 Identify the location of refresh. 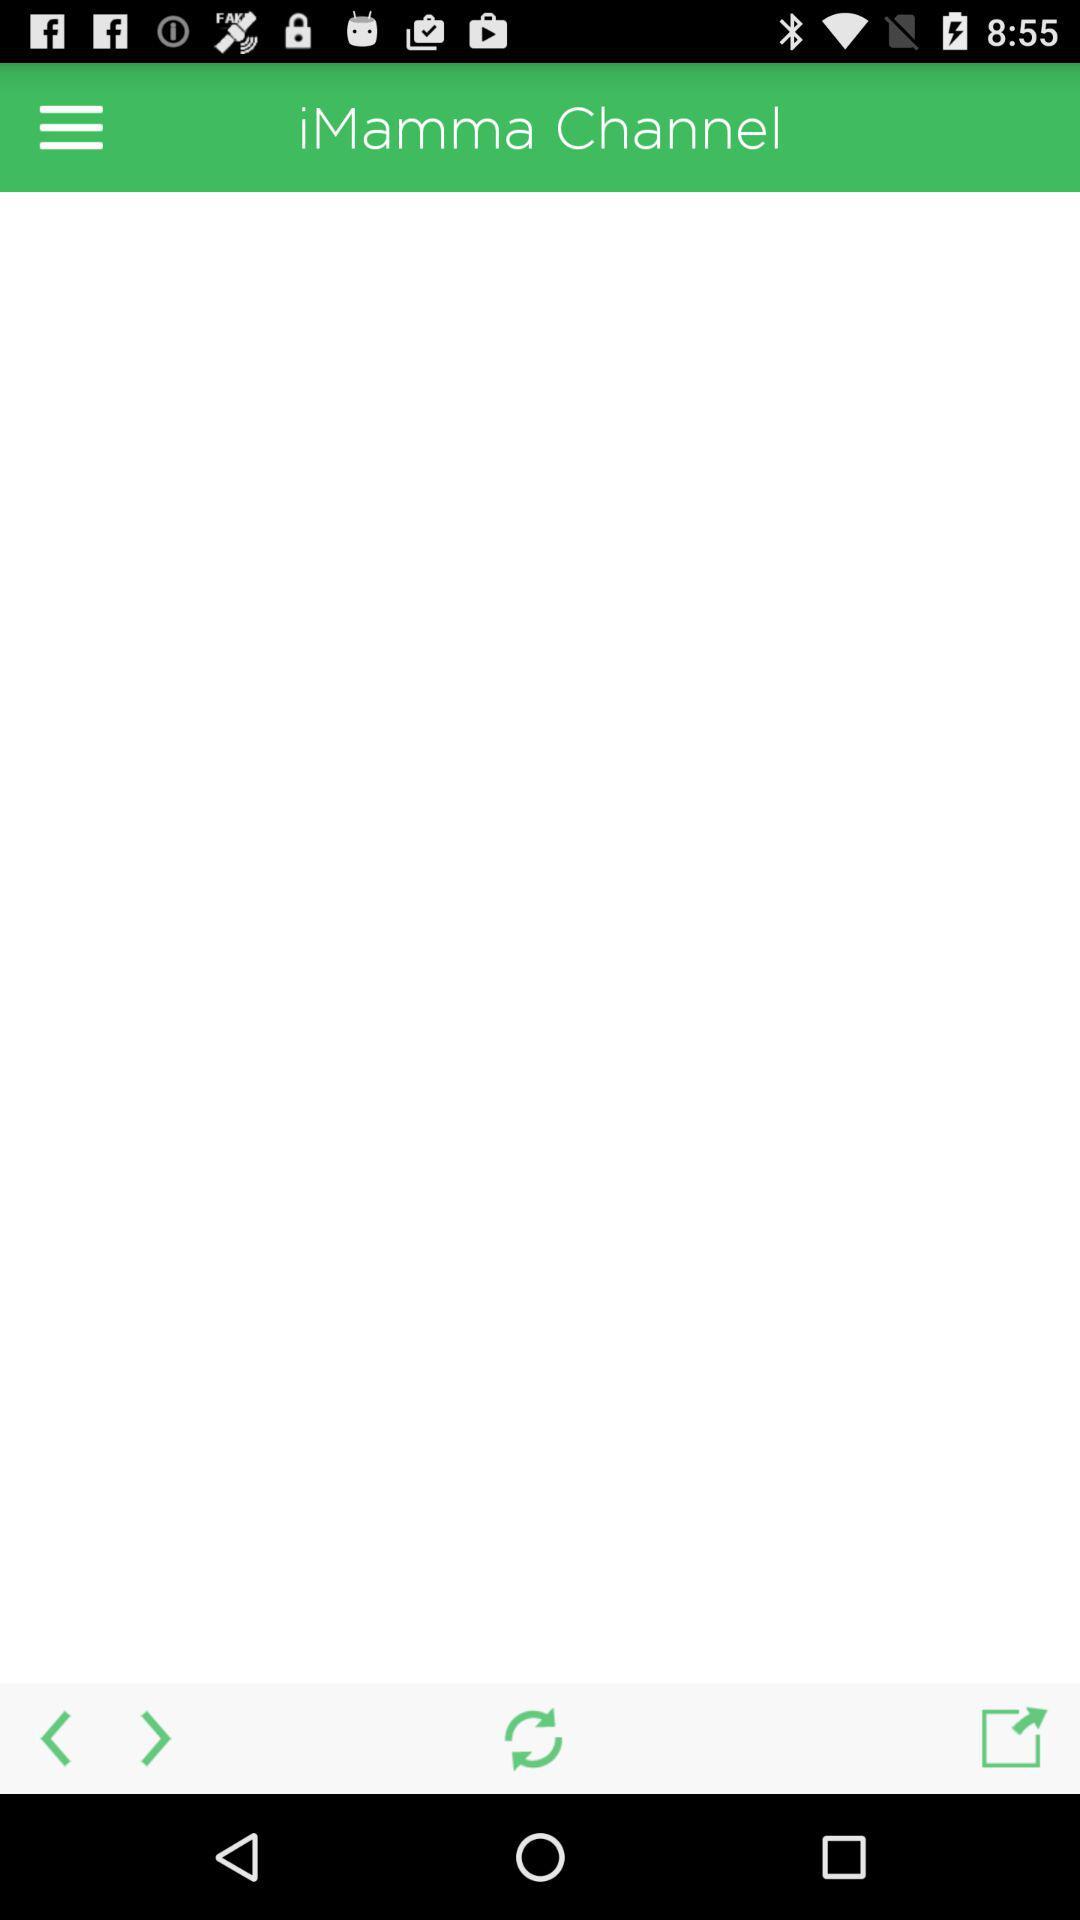
(532, 1737).